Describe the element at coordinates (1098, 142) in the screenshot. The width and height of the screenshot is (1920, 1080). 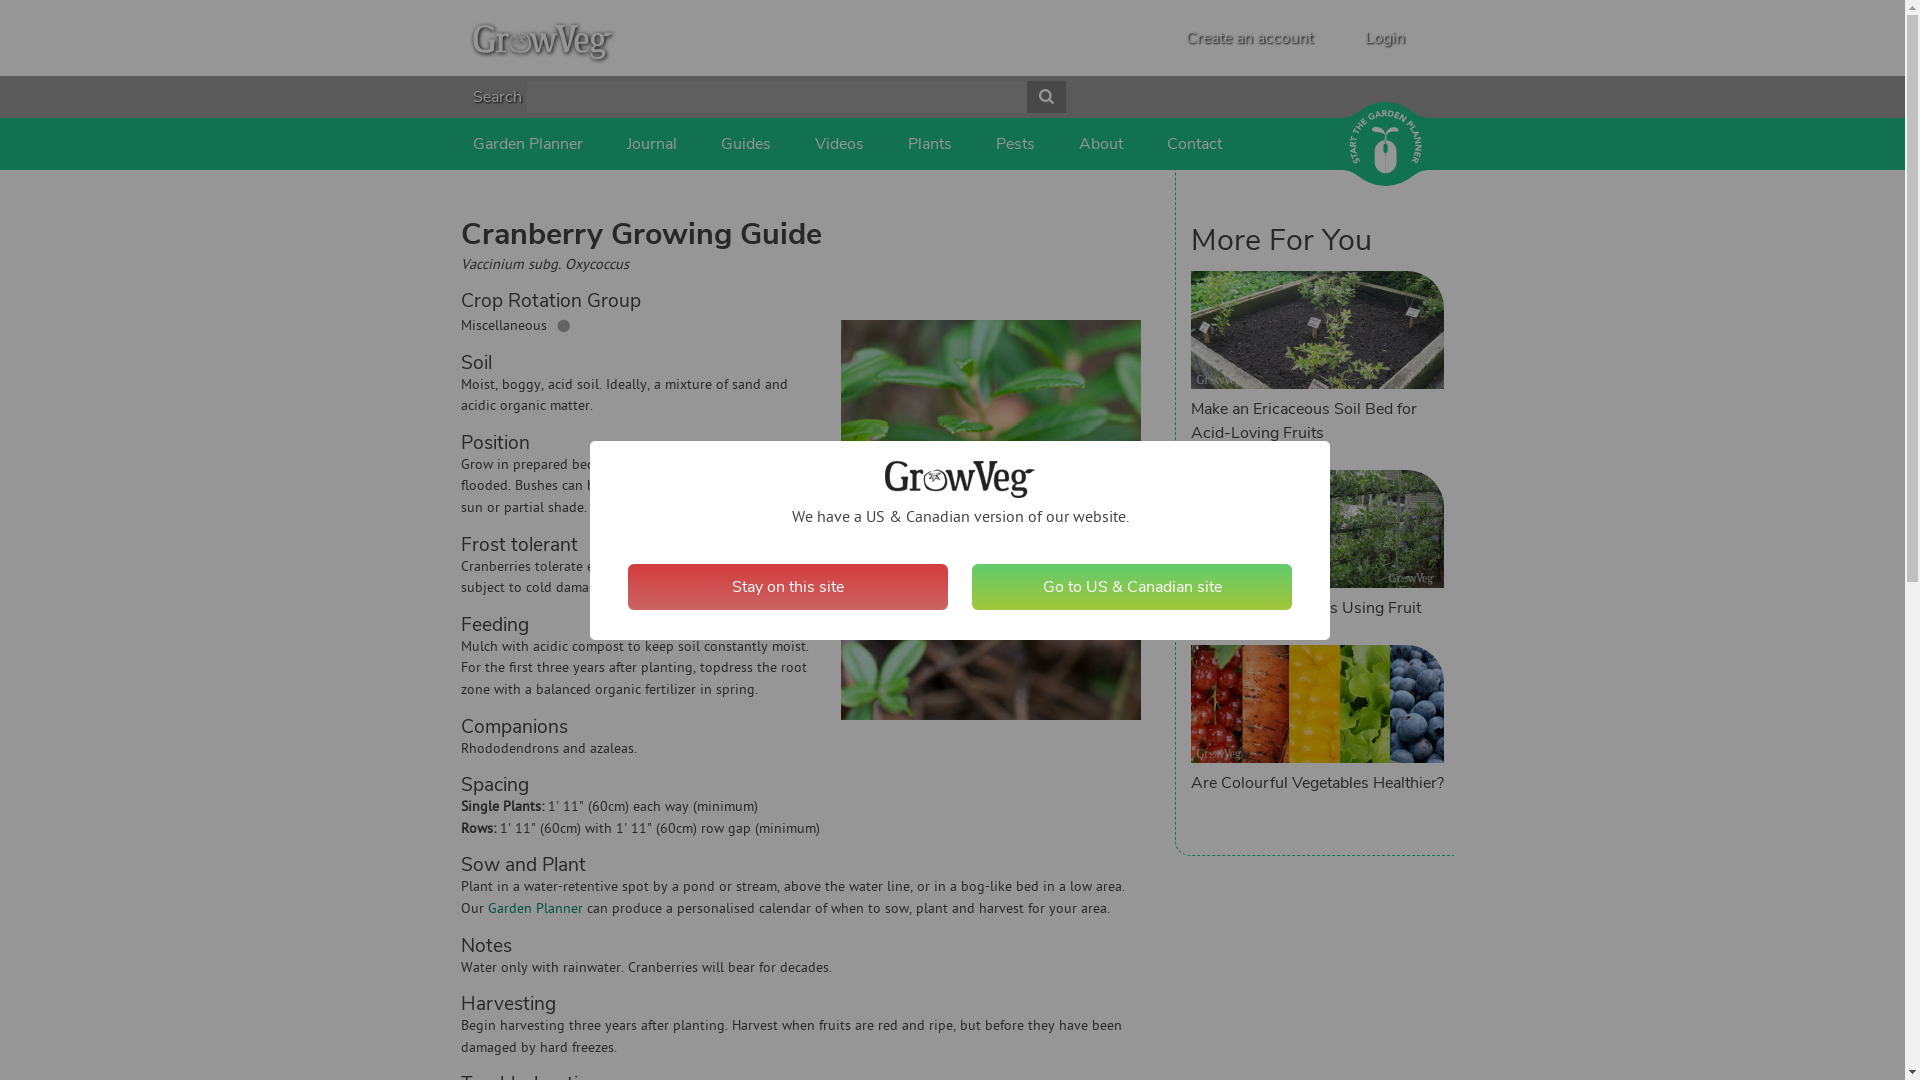
I see `'About'` at that location.